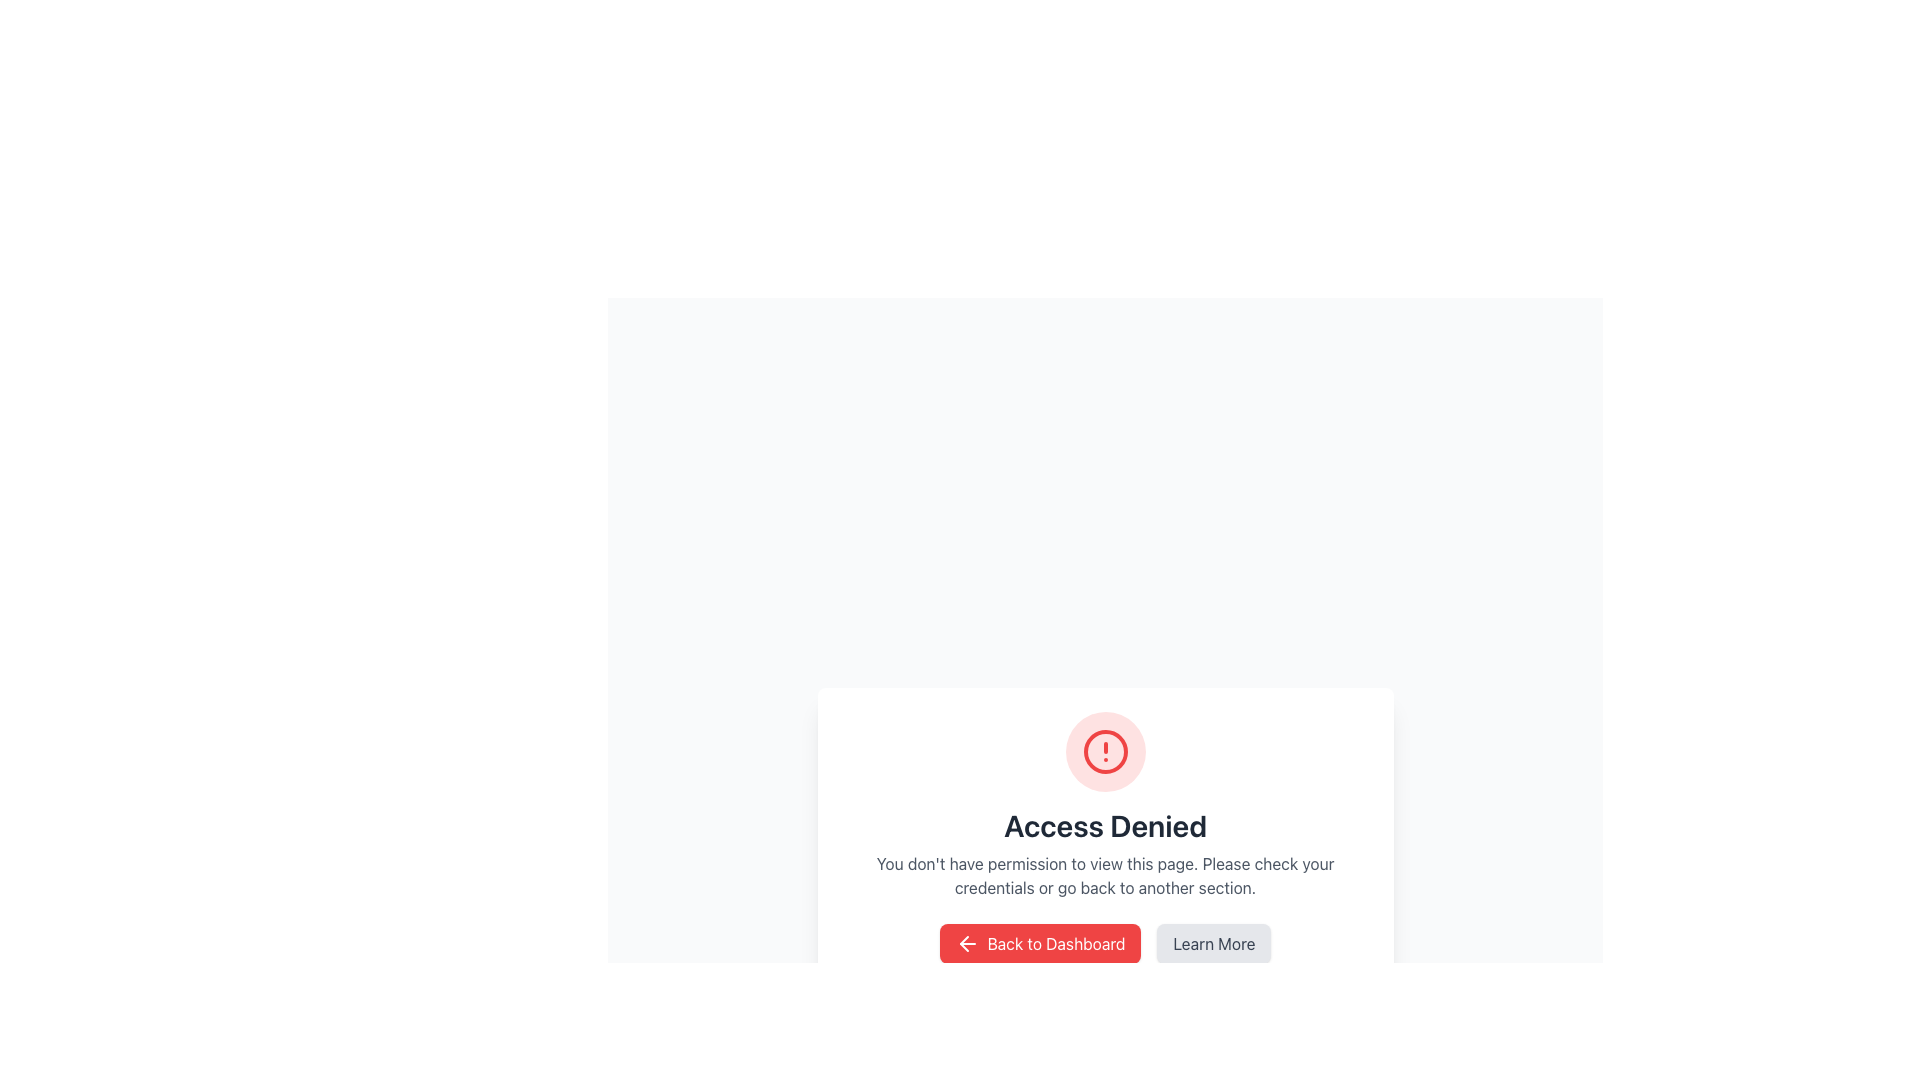  What do you see at coordinates (1104, 944) in the screenshot?
I see `the left button labeled 'Back to Dashboard' in the button group located at the bottom center of the 'Access Denied' section` at bounding box center [1104, 944].